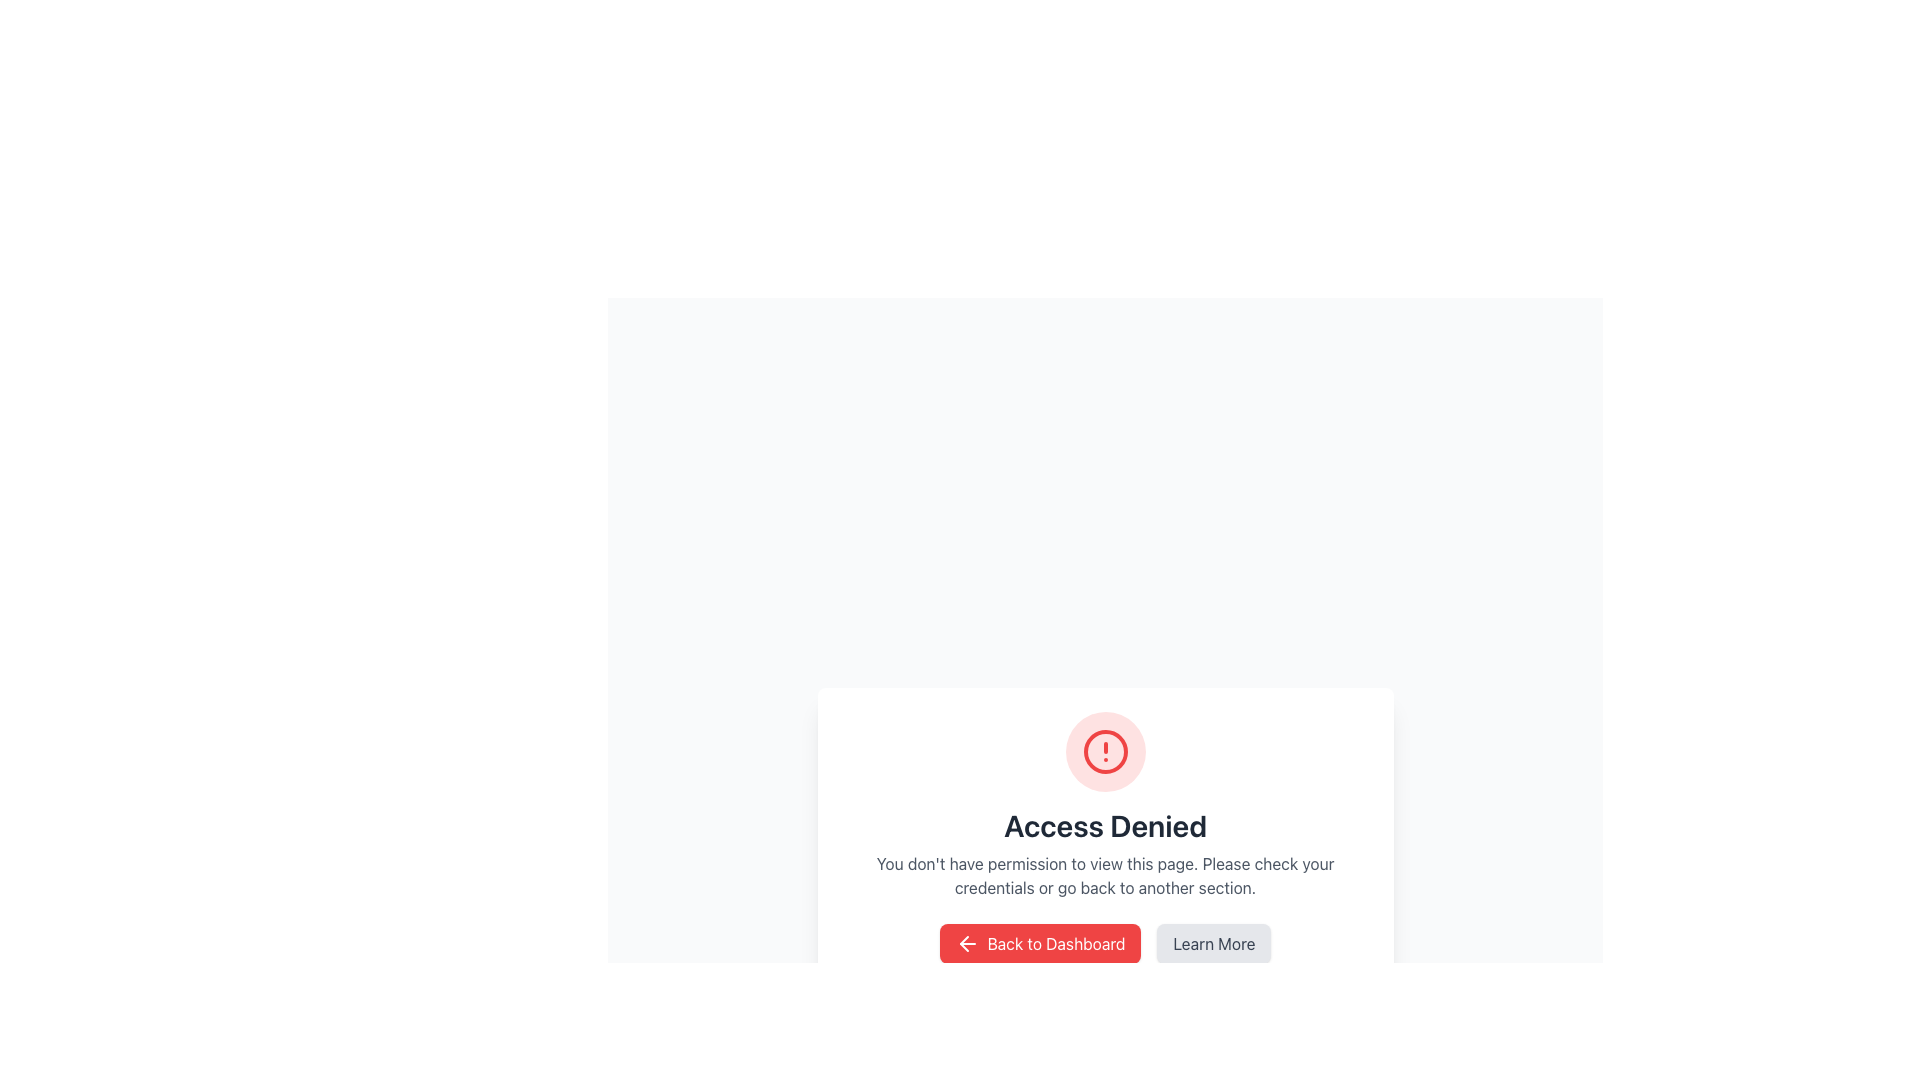  What do you see at coordinates (1104, 944) in the screenshot?
I see `the left button labeled 'Back to Dashboard' in the button group located at the bottom center of the 'Access Denied' section` at bounding box center [1104, 944].